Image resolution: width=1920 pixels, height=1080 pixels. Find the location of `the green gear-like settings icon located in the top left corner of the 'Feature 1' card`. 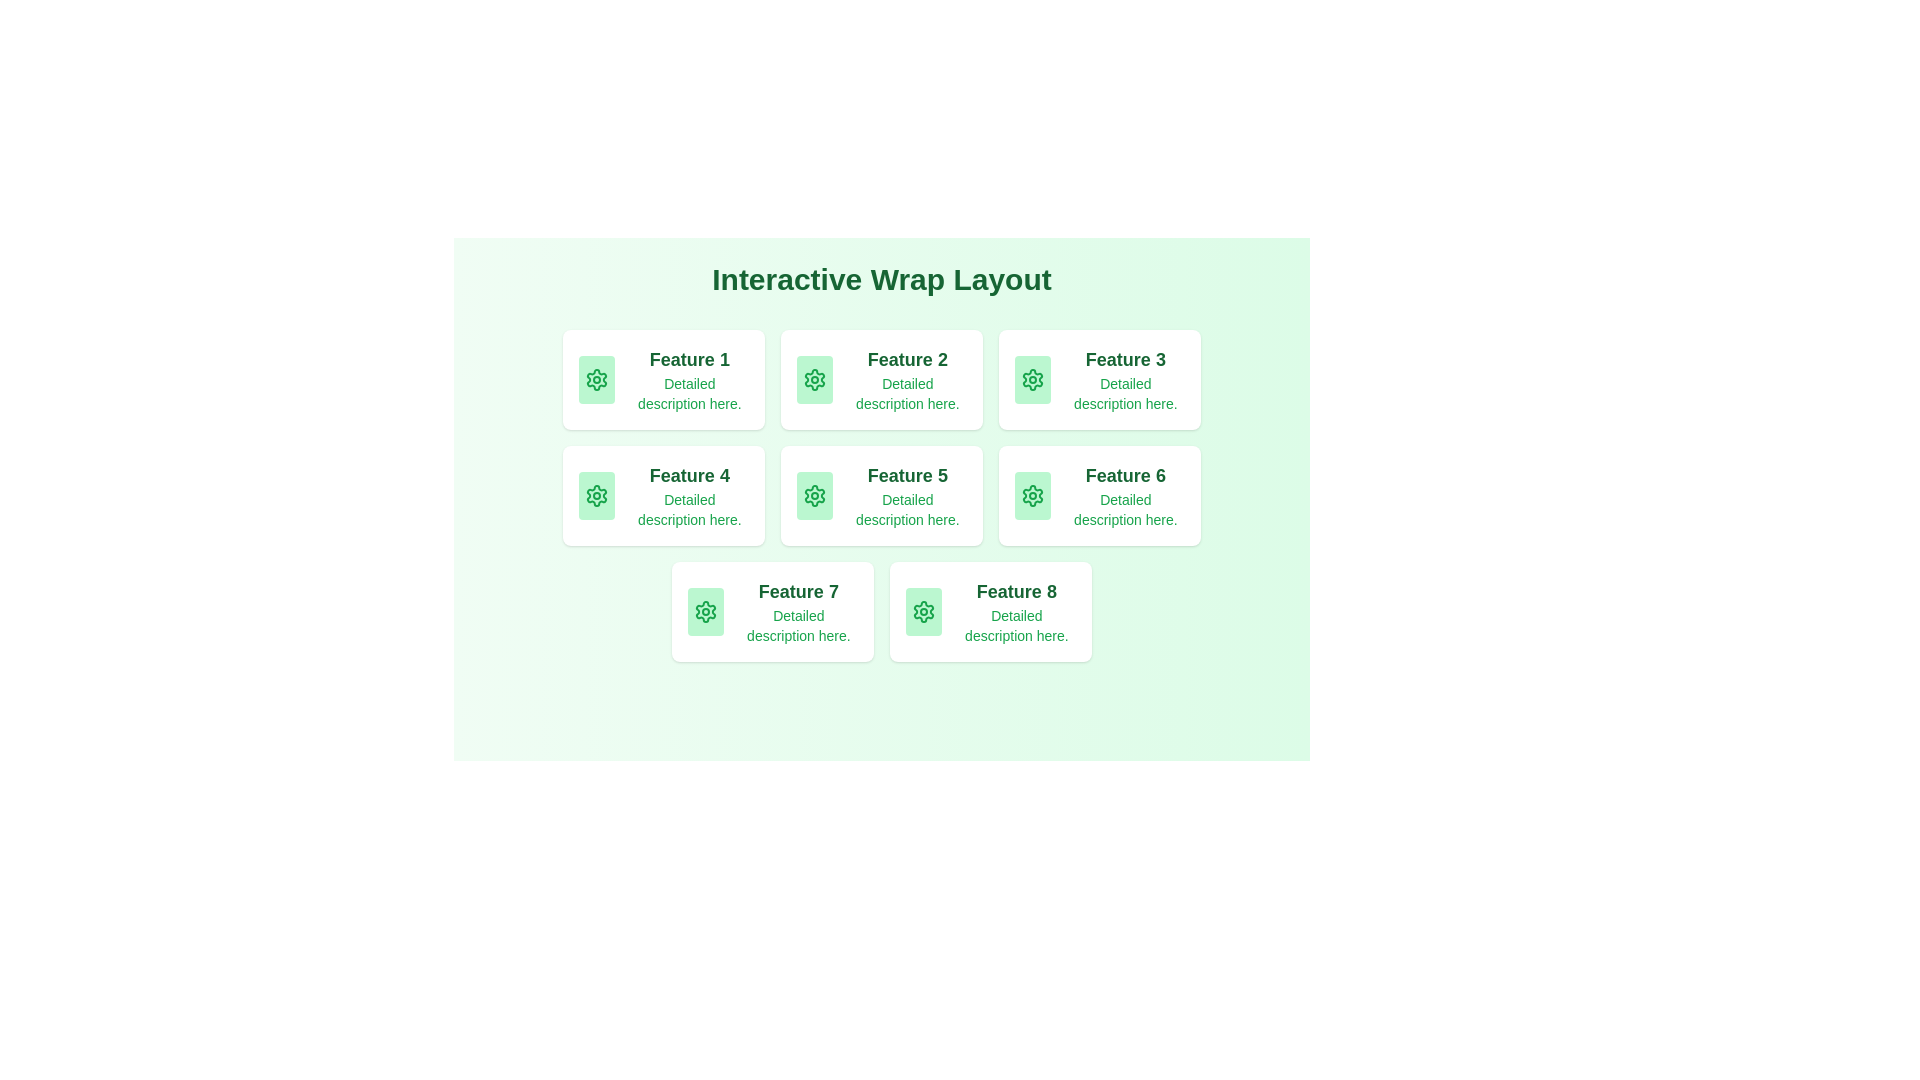

the green gear-like settings icon located in the top left corner of the 'Feature 1' card is located at coordinates (595, 380).